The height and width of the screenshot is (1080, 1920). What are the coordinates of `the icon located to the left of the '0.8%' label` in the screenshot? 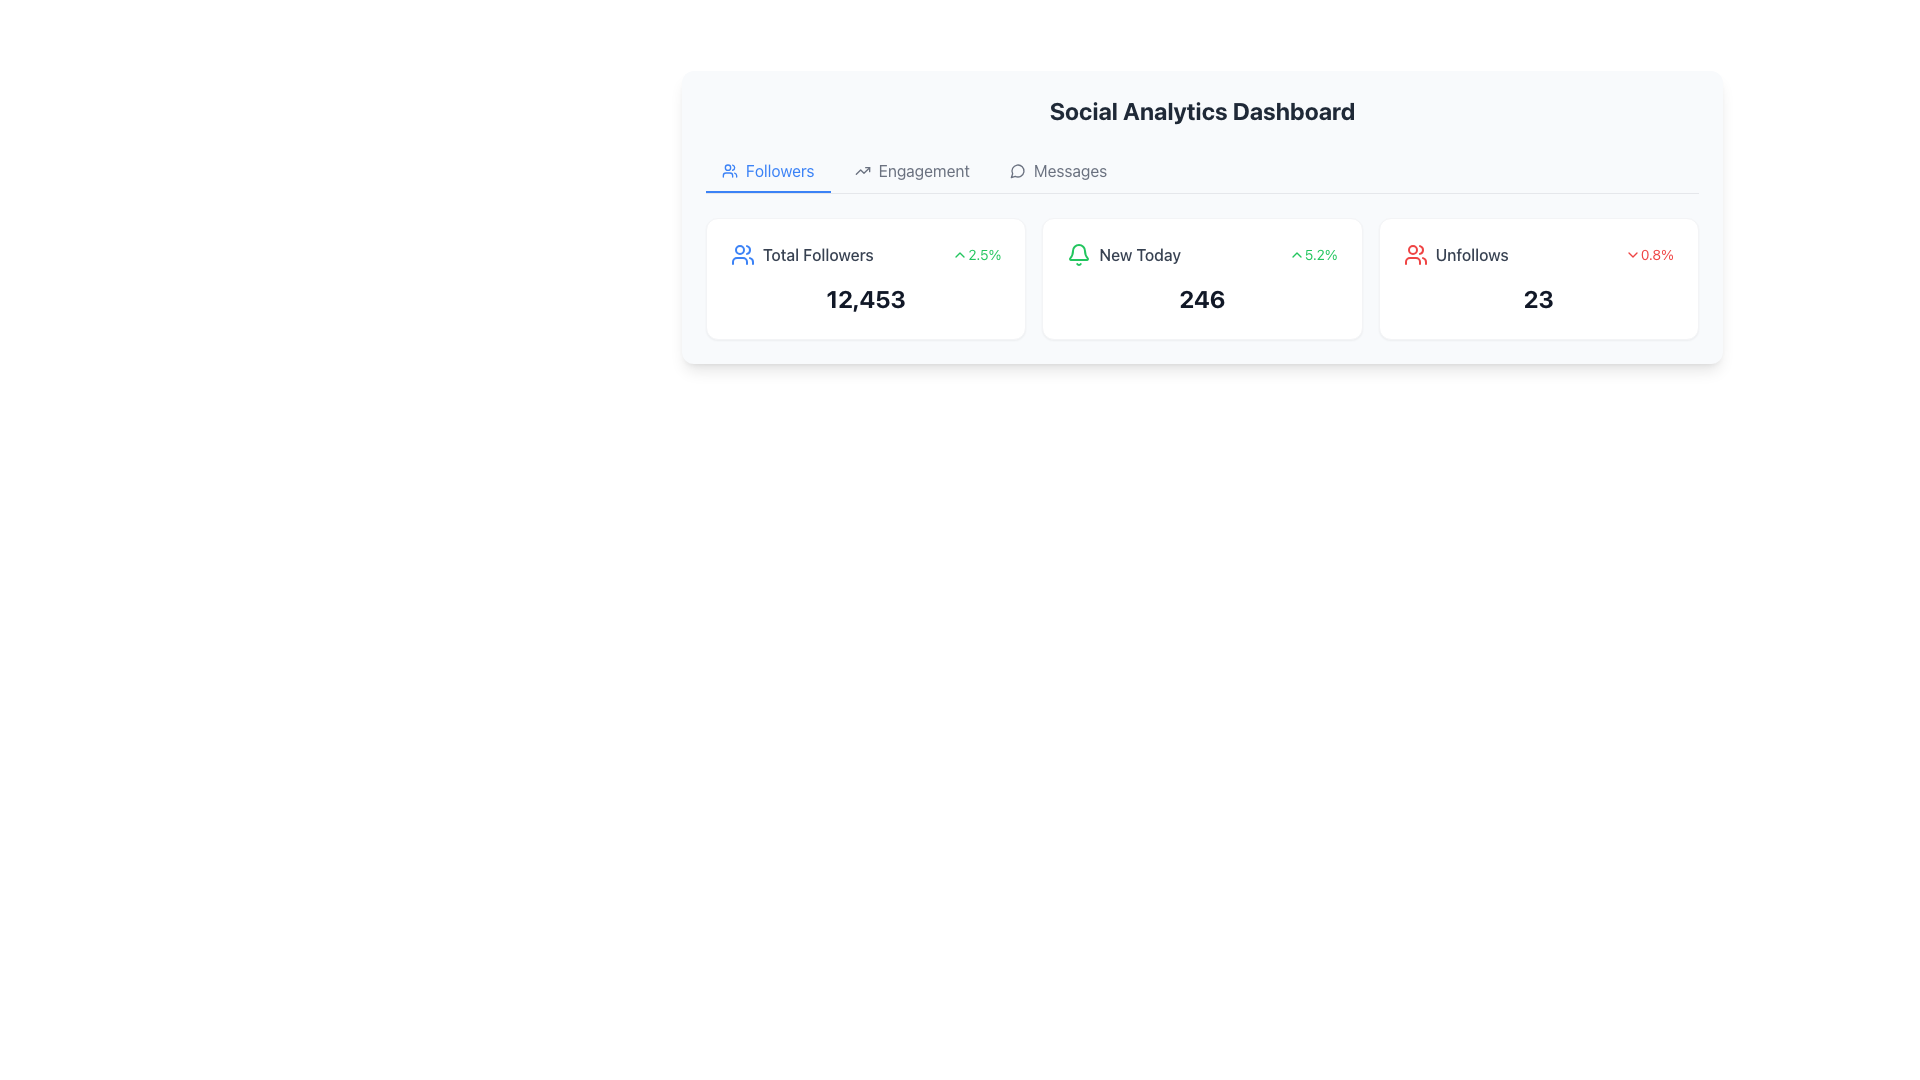 It's located at (1632, 253).